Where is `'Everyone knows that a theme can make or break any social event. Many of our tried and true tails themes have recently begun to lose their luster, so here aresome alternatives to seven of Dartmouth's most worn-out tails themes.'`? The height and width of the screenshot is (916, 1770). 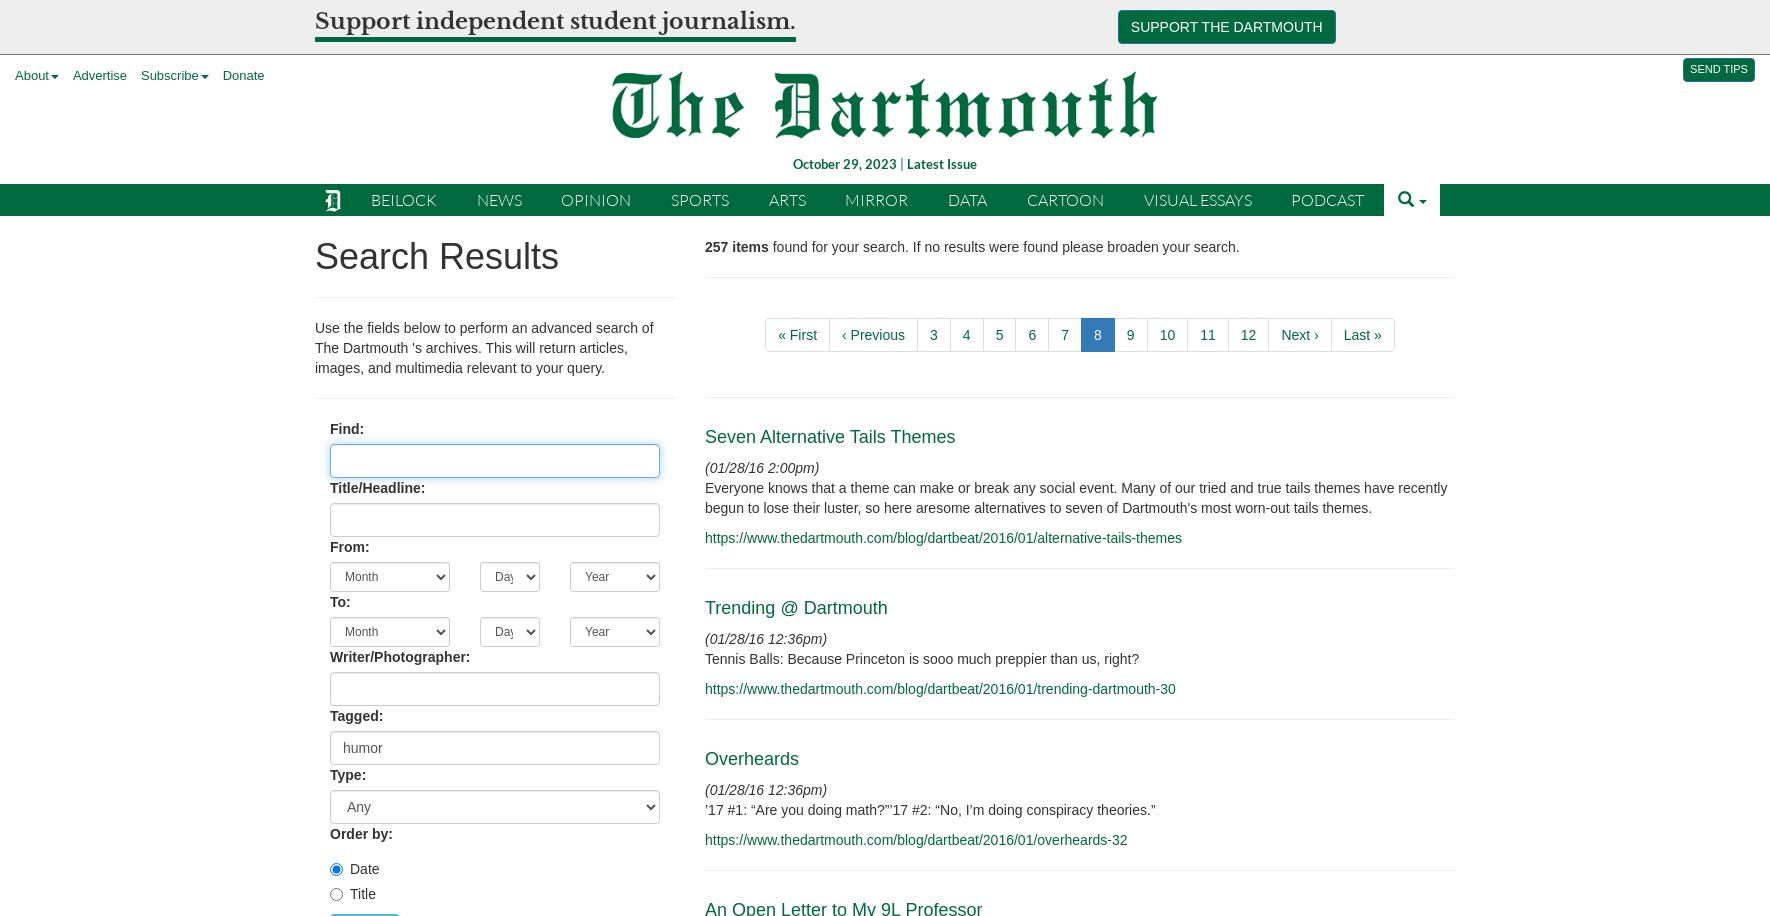 'Everyone knows that a theme can make or break any social event. Many of our tried and true tails themes have recently begun to lose their luster, so here aresome alternatives to seven of Dartmouth's most worn-out tails themes.' is located at coordinates (1075, 498).